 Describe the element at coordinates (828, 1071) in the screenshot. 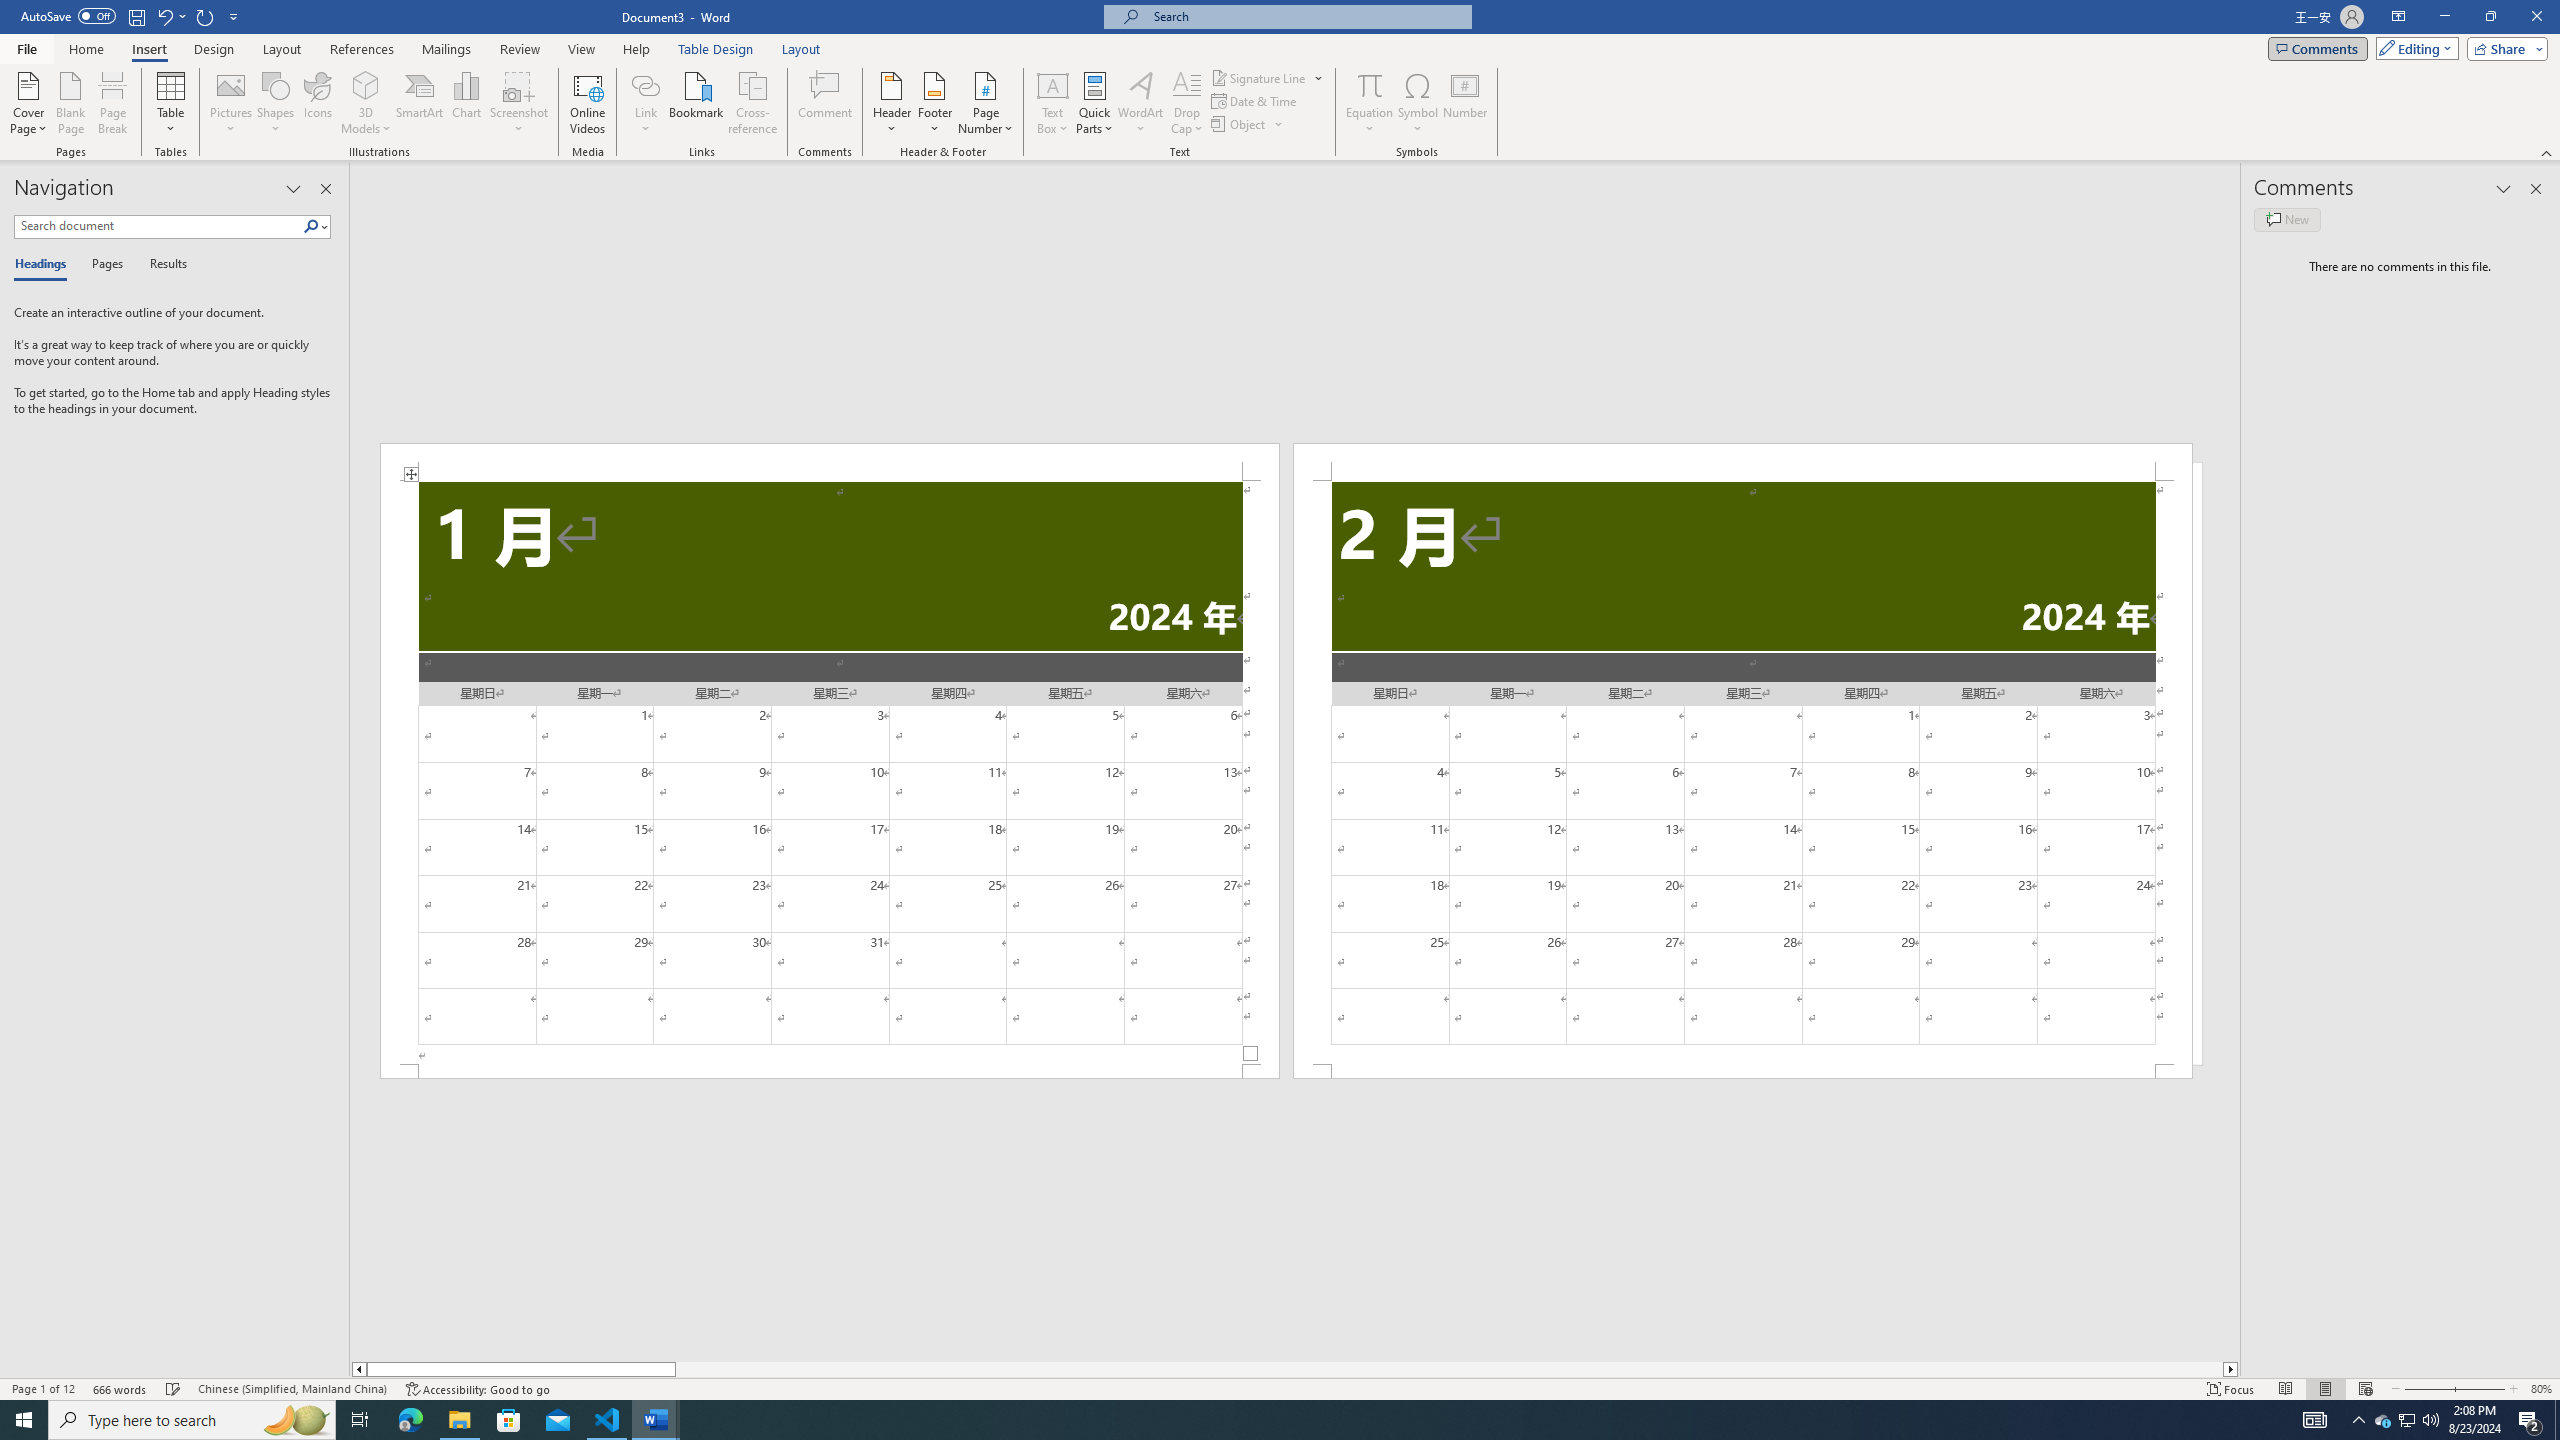

I see `'Footer -Section 1-'` at that location.